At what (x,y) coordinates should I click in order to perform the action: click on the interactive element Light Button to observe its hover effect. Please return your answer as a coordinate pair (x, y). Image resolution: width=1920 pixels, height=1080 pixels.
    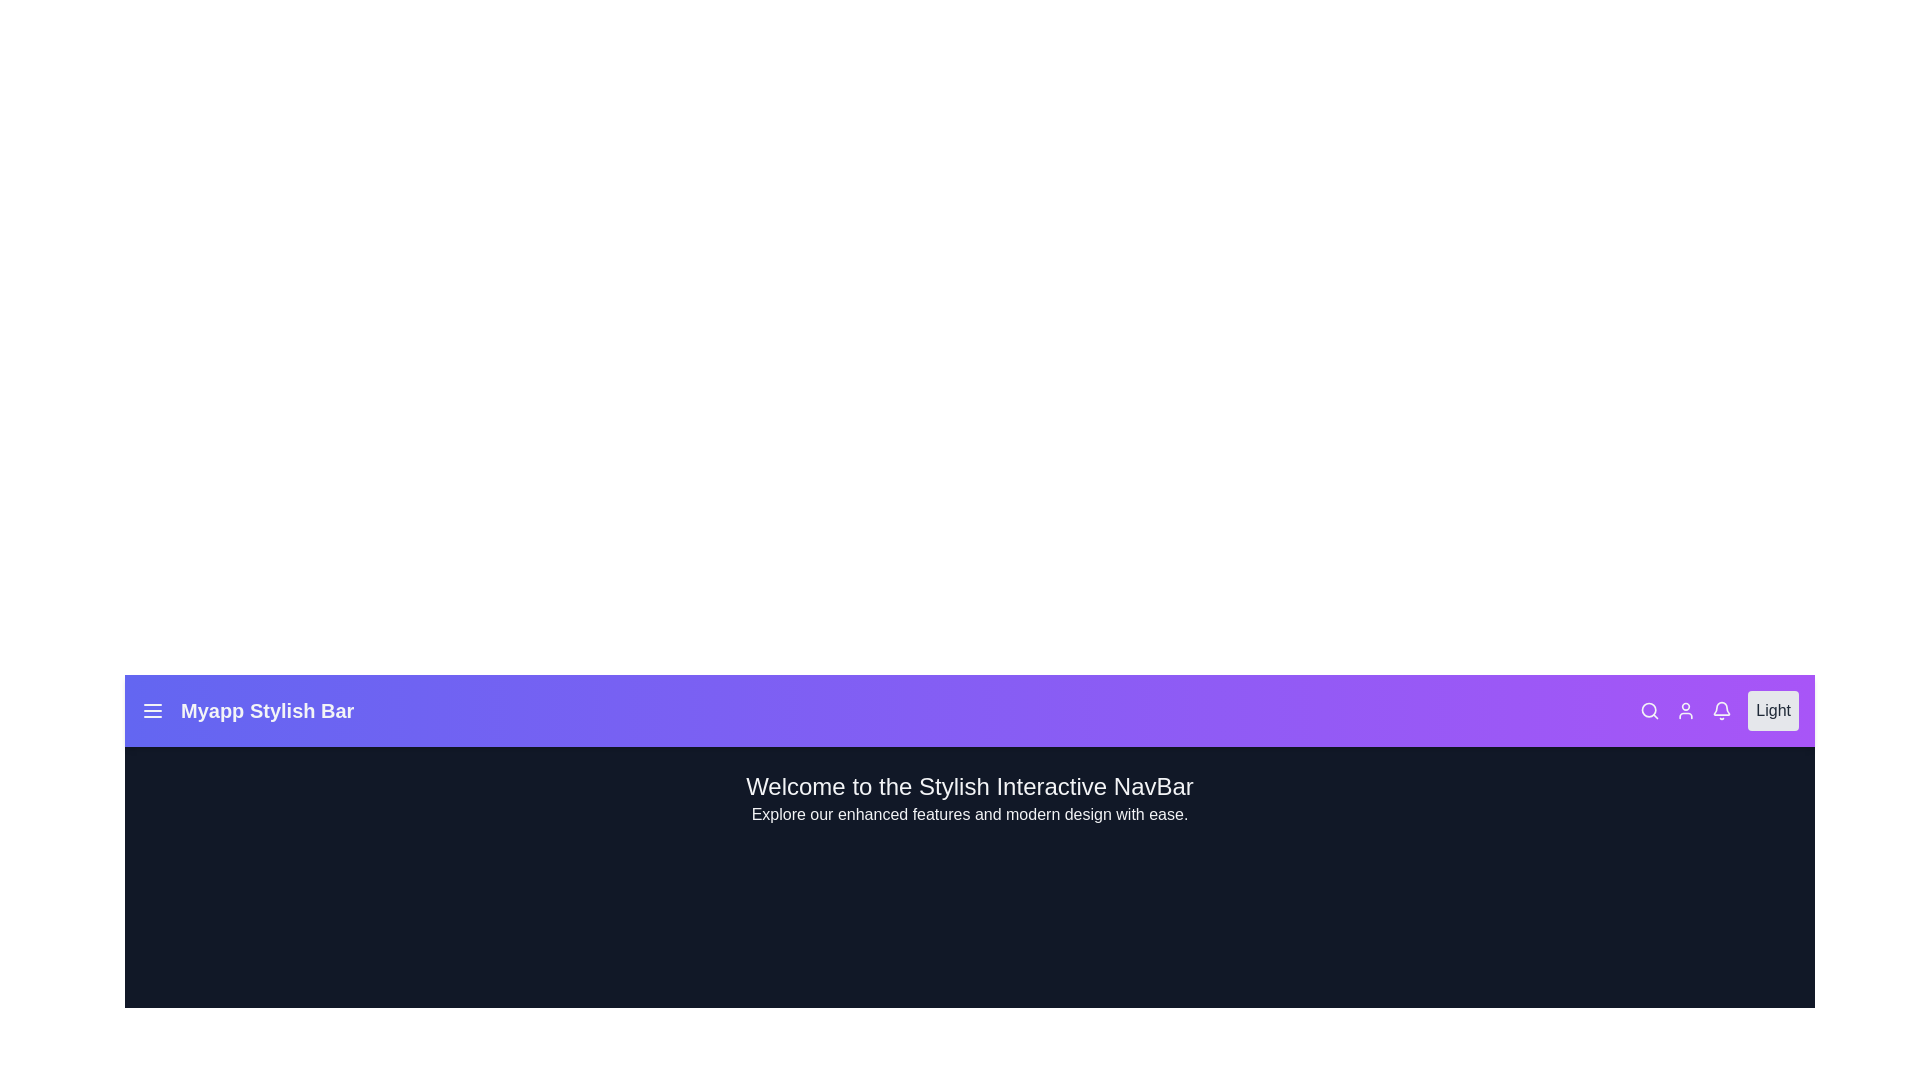
    Looking at the image, I should click on (1772, 709).